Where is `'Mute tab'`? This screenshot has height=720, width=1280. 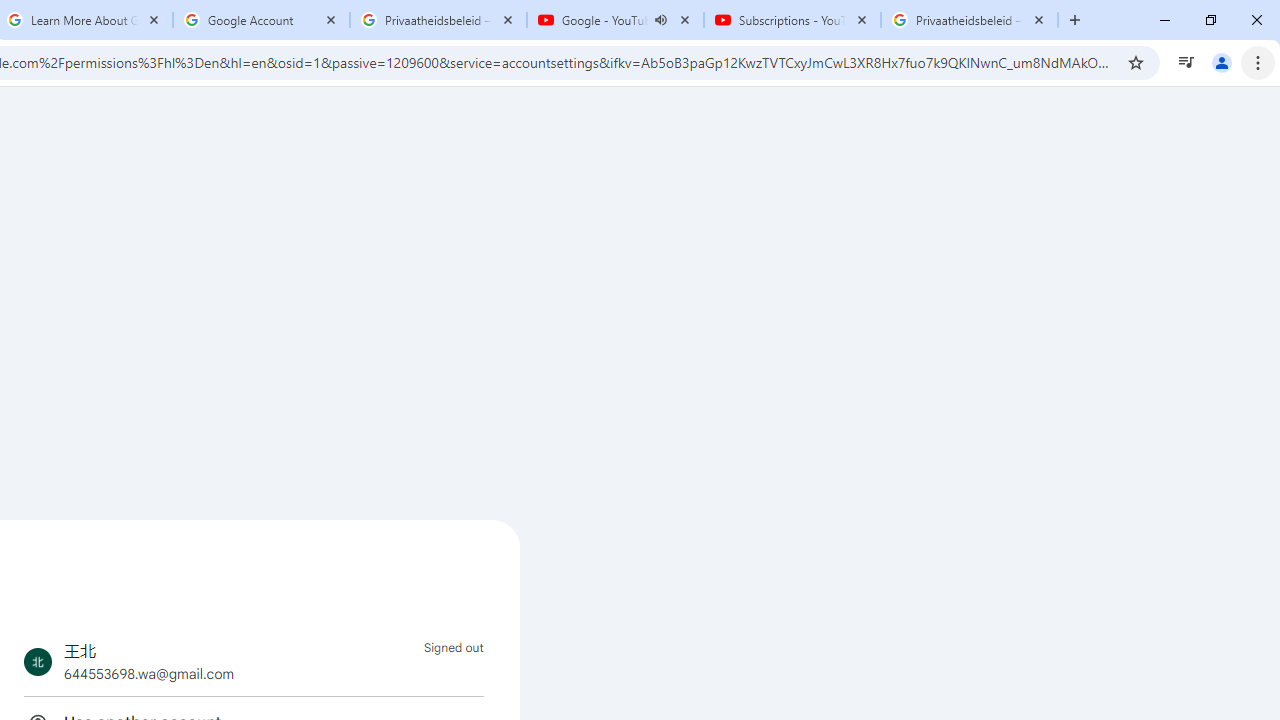 'Mute tab' is located at coordinates (661, 20).